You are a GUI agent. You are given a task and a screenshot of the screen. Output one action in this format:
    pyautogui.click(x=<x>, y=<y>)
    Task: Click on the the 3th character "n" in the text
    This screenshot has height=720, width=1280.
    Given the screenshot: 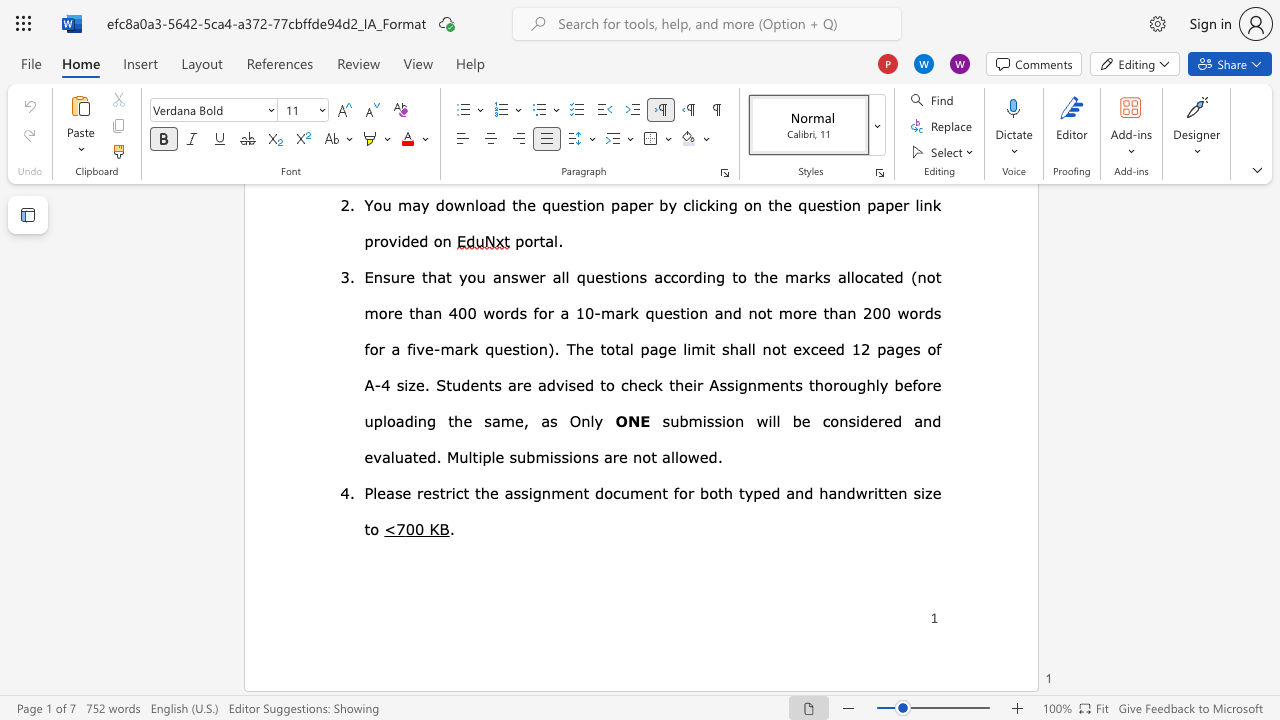 What is the action you would take?
    pyautogui.click(x=657, y=492)
    